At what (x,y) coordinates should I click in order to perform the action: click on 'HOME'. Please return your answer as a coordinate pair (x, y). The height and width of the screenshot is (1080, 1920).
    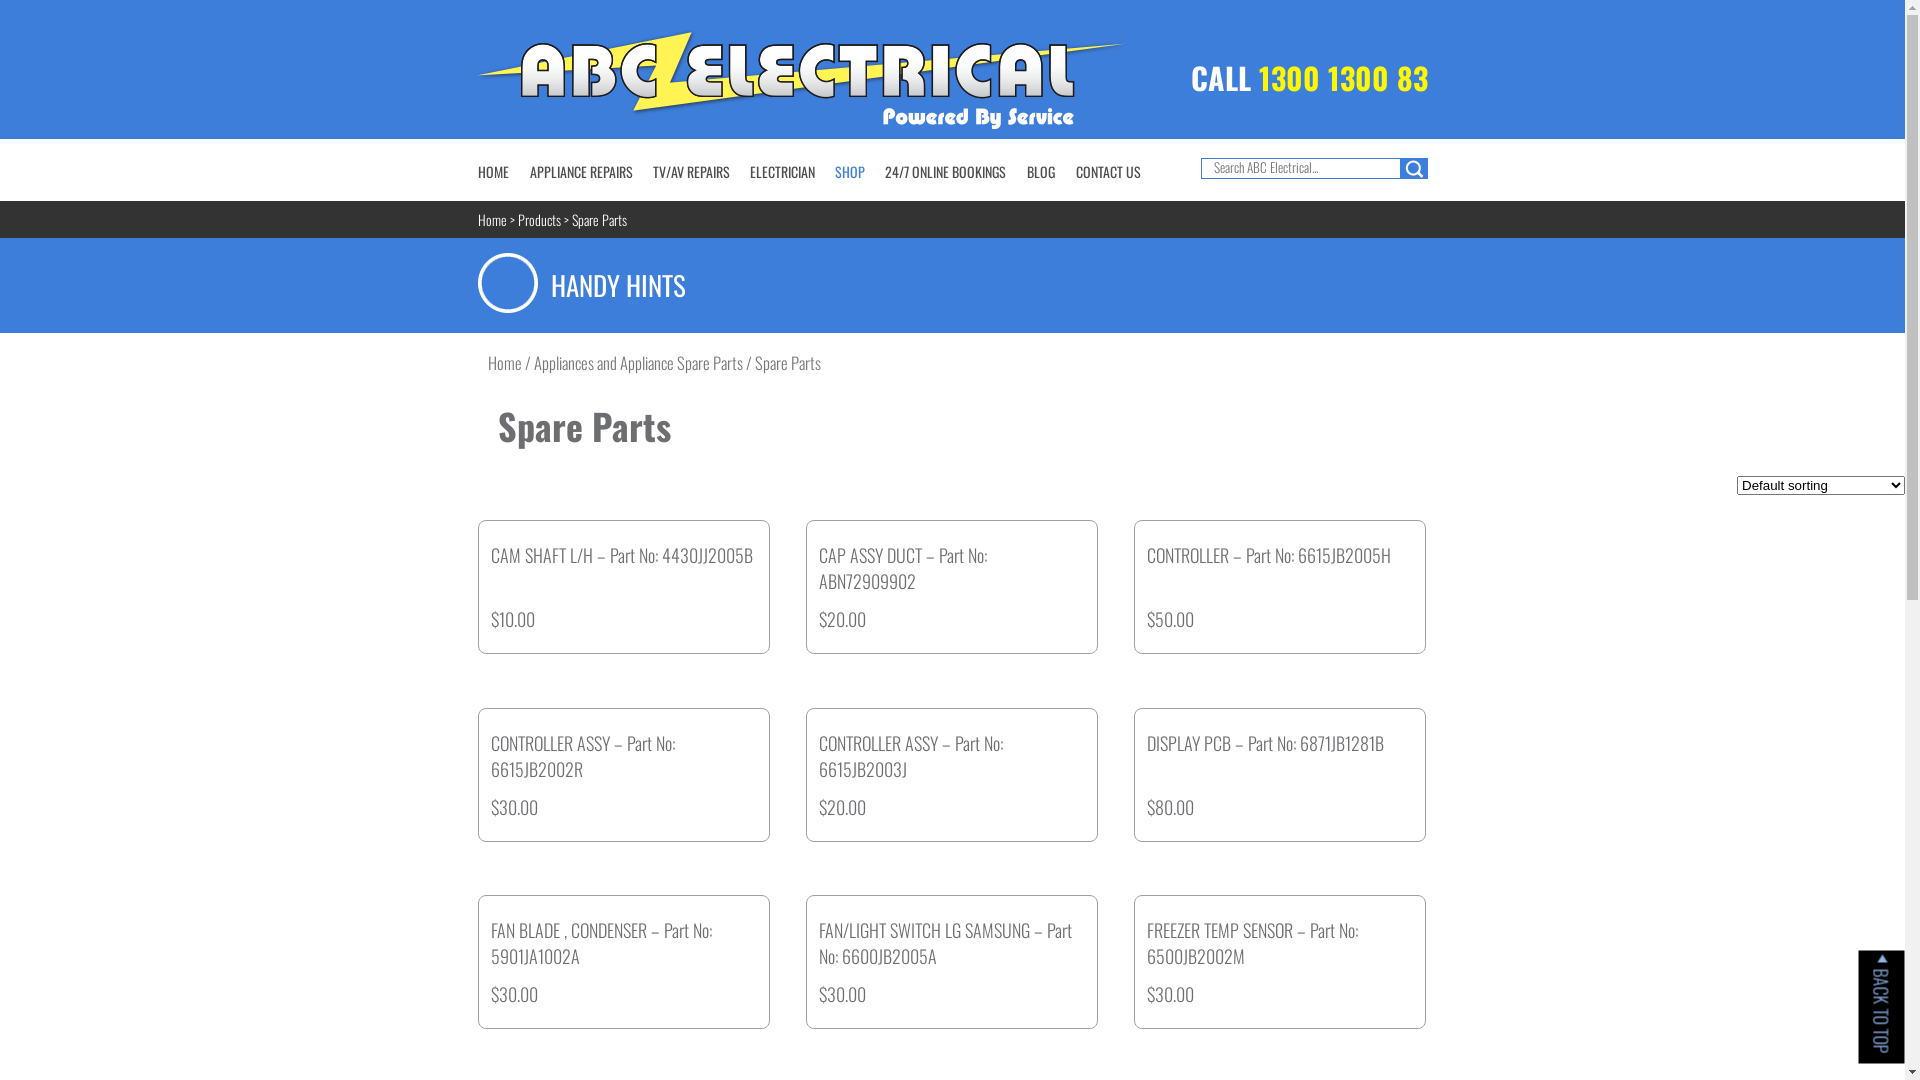
    Looking at the image, I should click on (493, 170).